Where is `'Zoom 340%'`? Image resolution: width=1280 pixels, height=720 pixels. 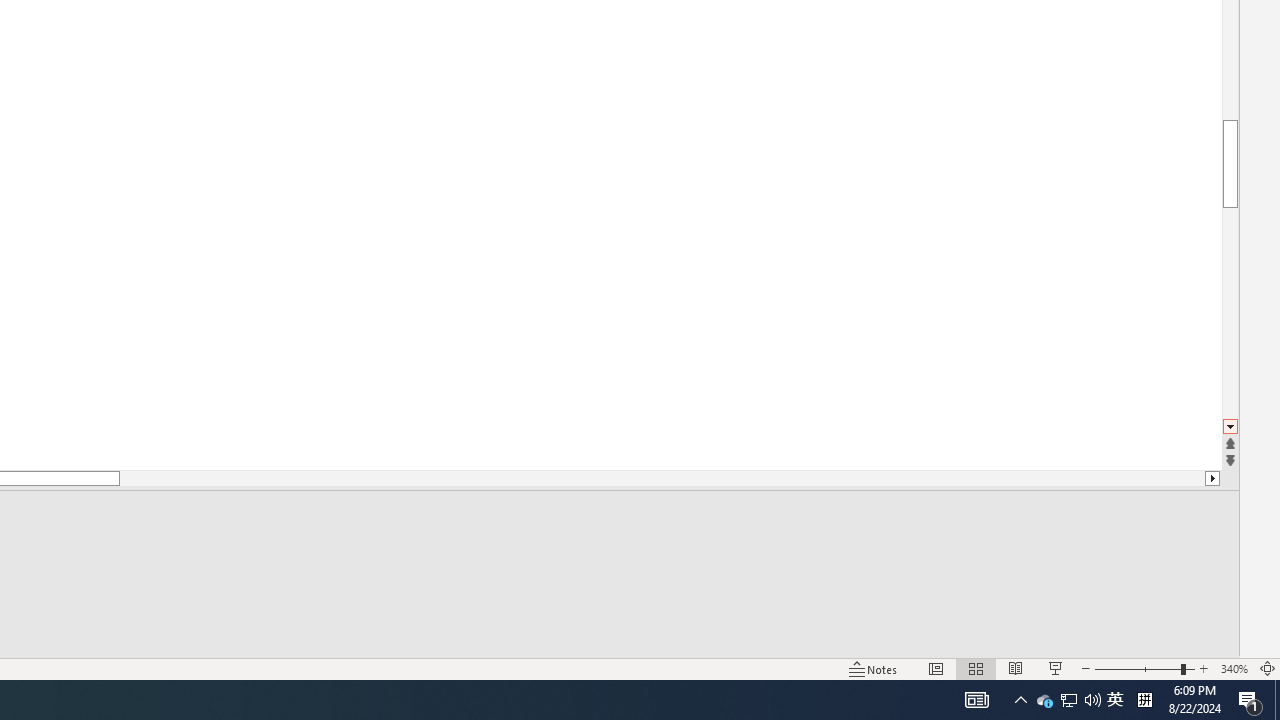 'Zoom 340%' is located at coordinates (1233, 669).